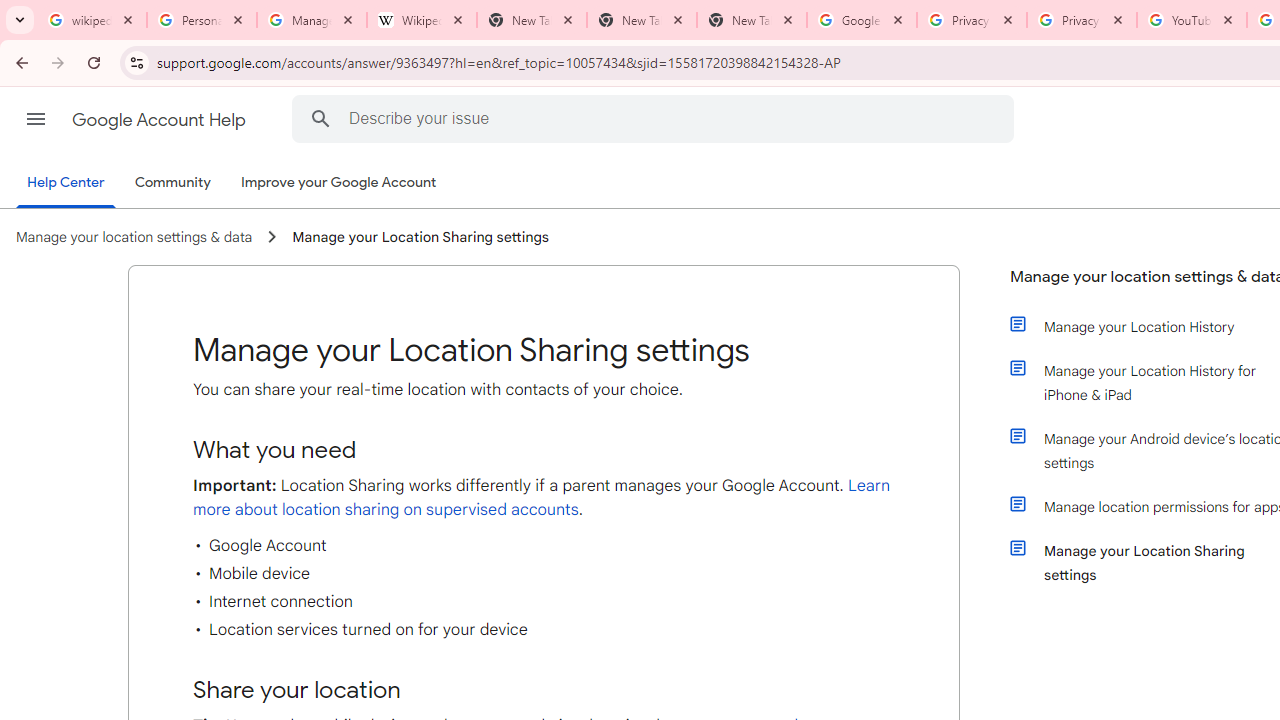  What do you see at coordinates (861, 20) in the screenshot?
I see `'Google Drive: Sign-in'` at bounding box center [861, 20].